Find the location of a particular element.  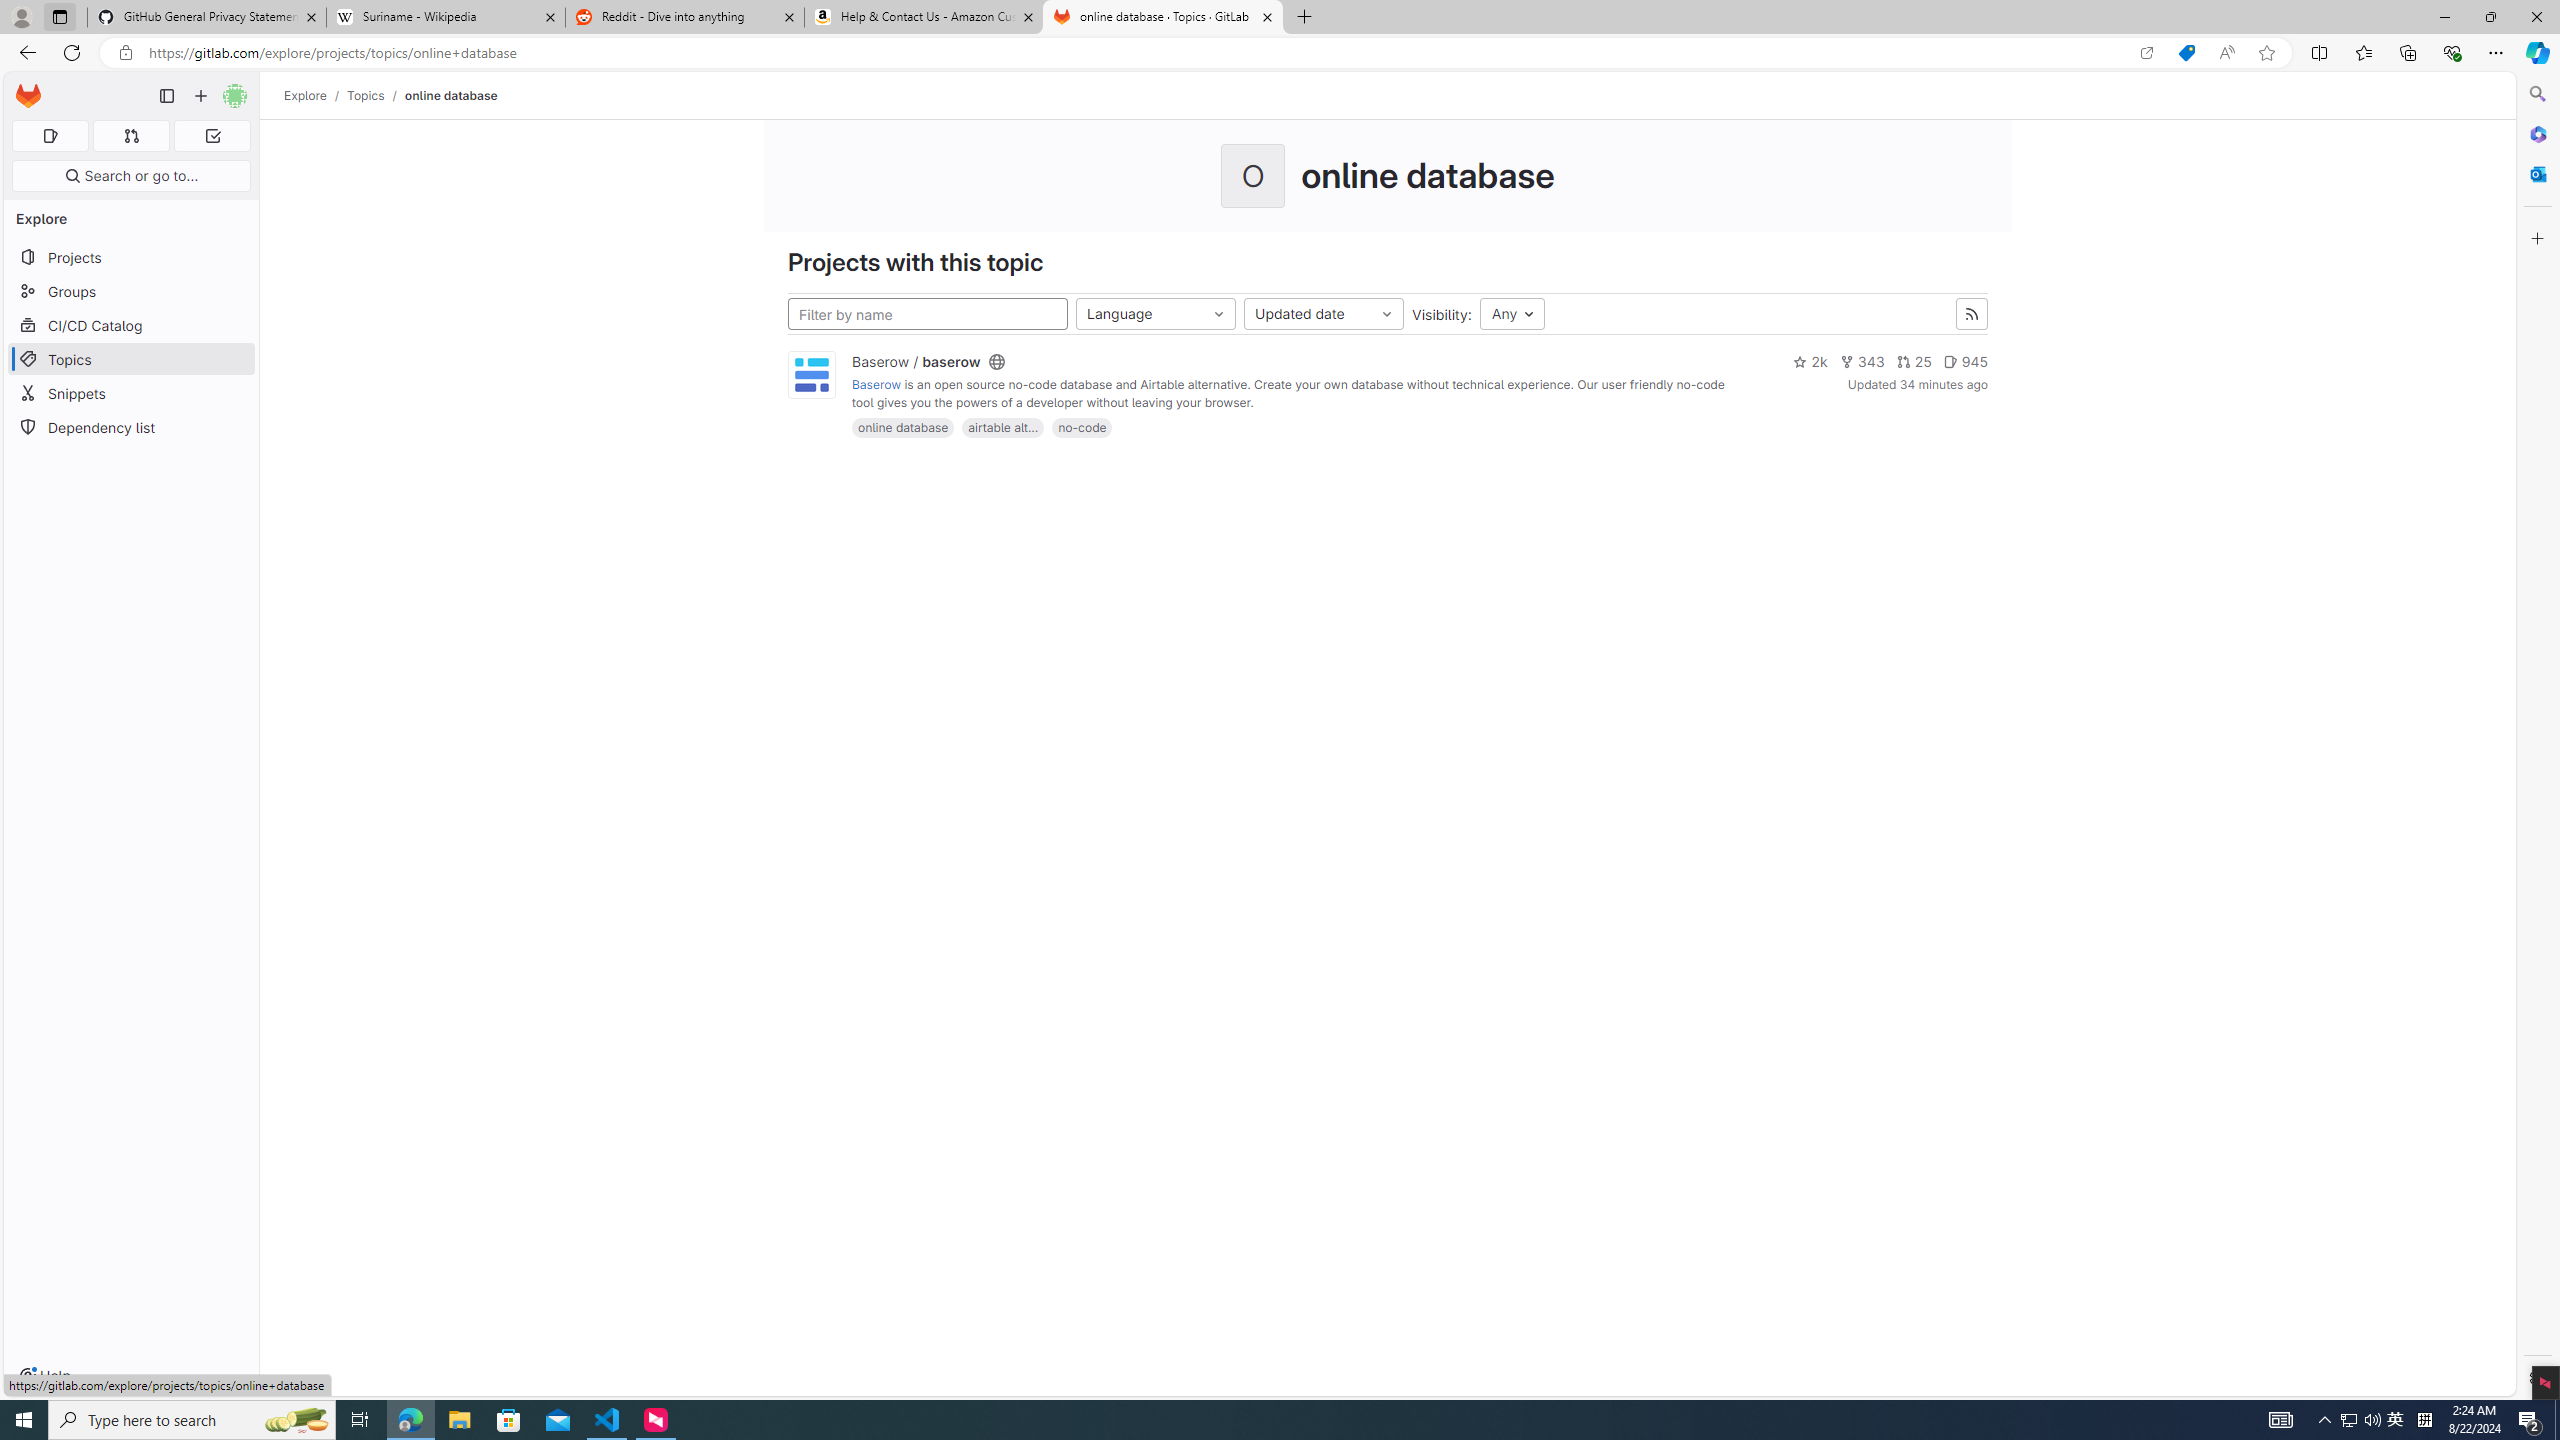

'Projects' is located at coordinates (130, 256).